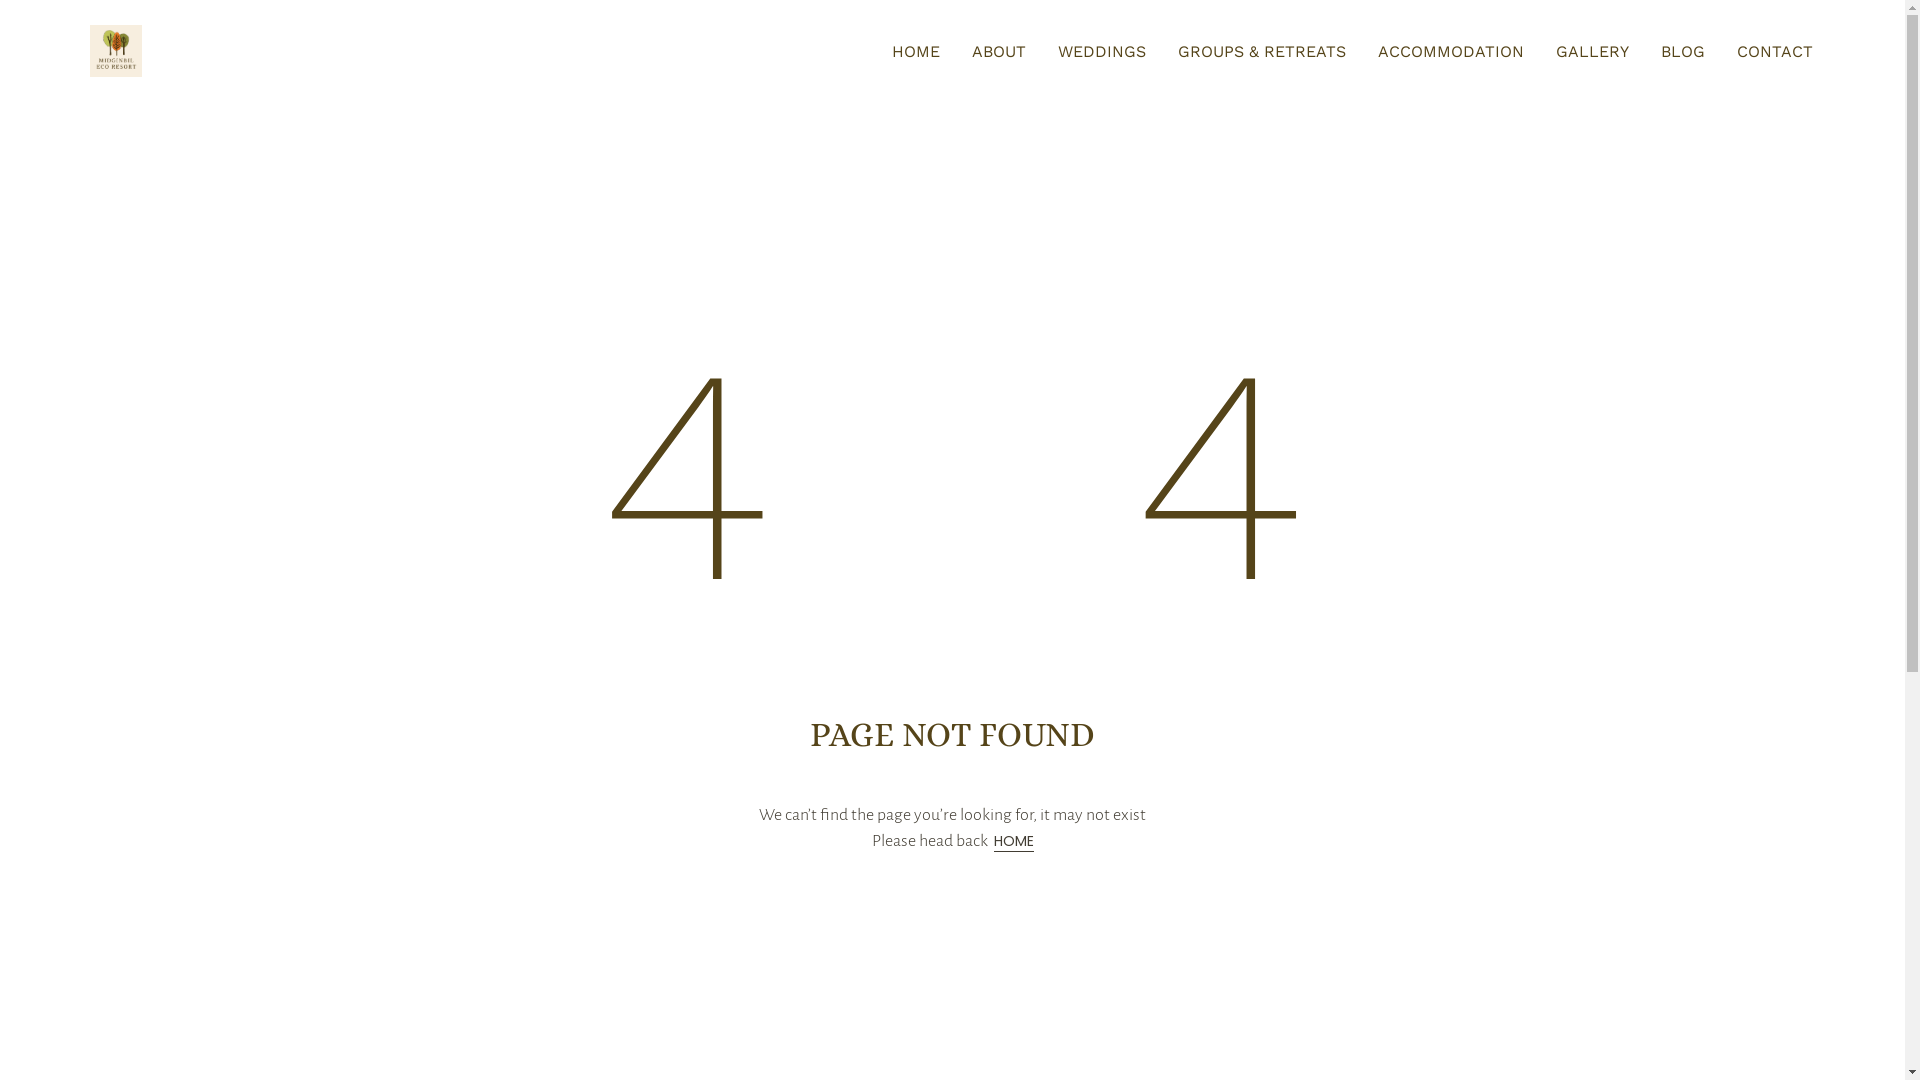  I want to click on 'GROUPS & RETREATS', so click(1261, 50).